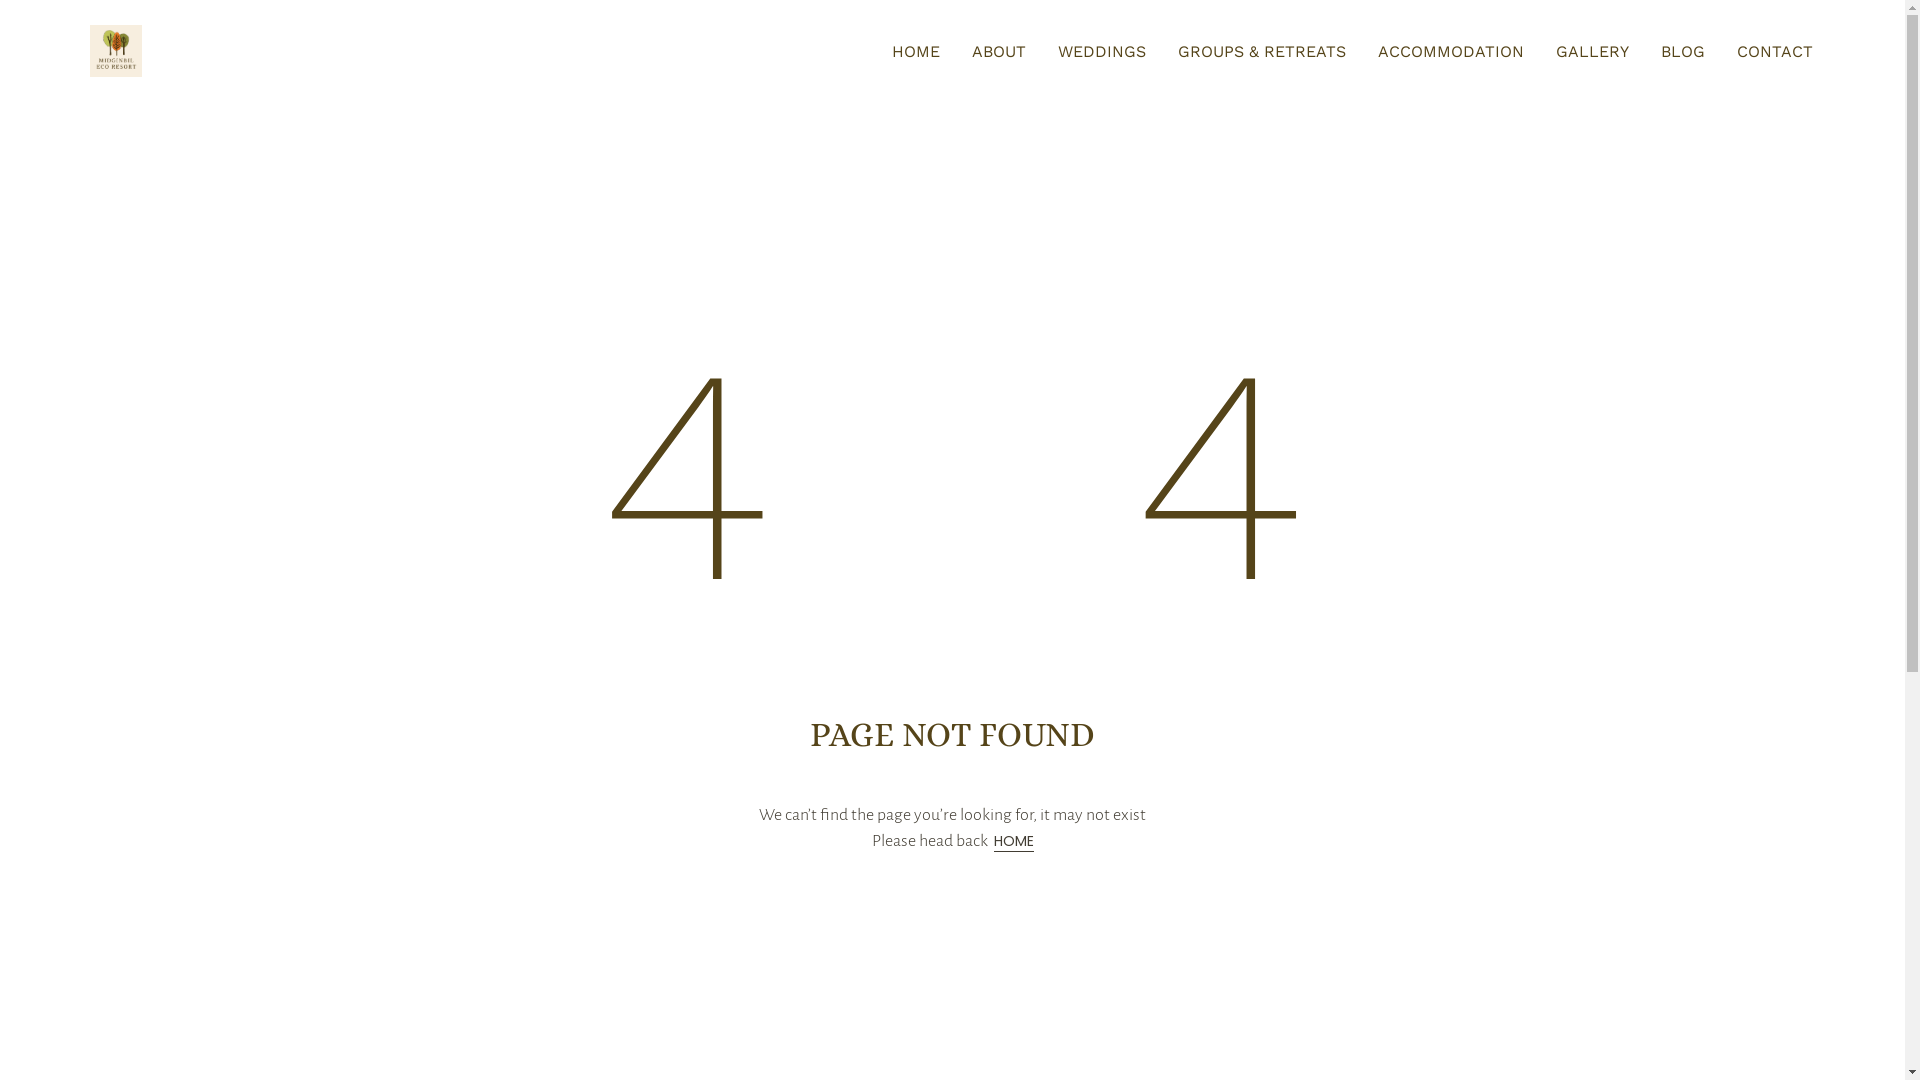  I want to click on 'GROUPS & RETREATS', so click(1261, 50).